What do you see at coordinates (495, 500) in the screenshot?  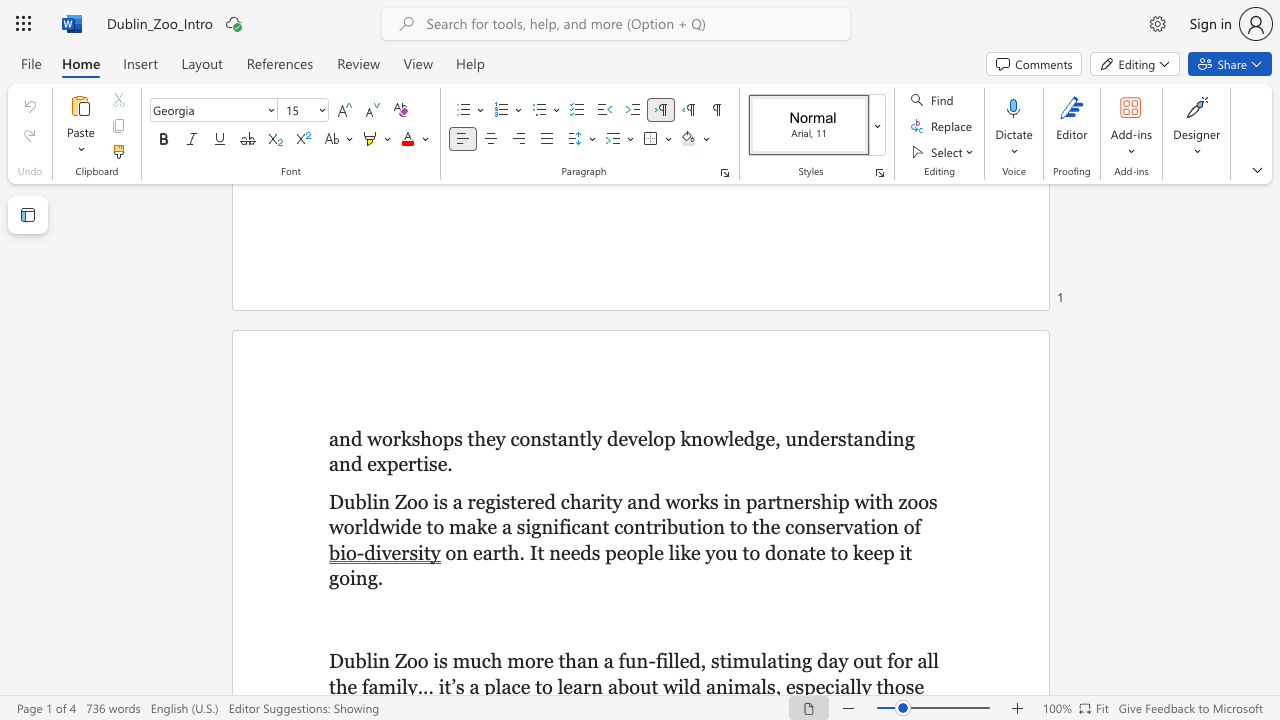 I see `the subset text "istered charity and works in partnership with z" within the text "Dublin Zoo is a registered charity and works in partnership with zoos worldwide to make a significant contribution to the conservation of"` at bounding box center [495, 500].